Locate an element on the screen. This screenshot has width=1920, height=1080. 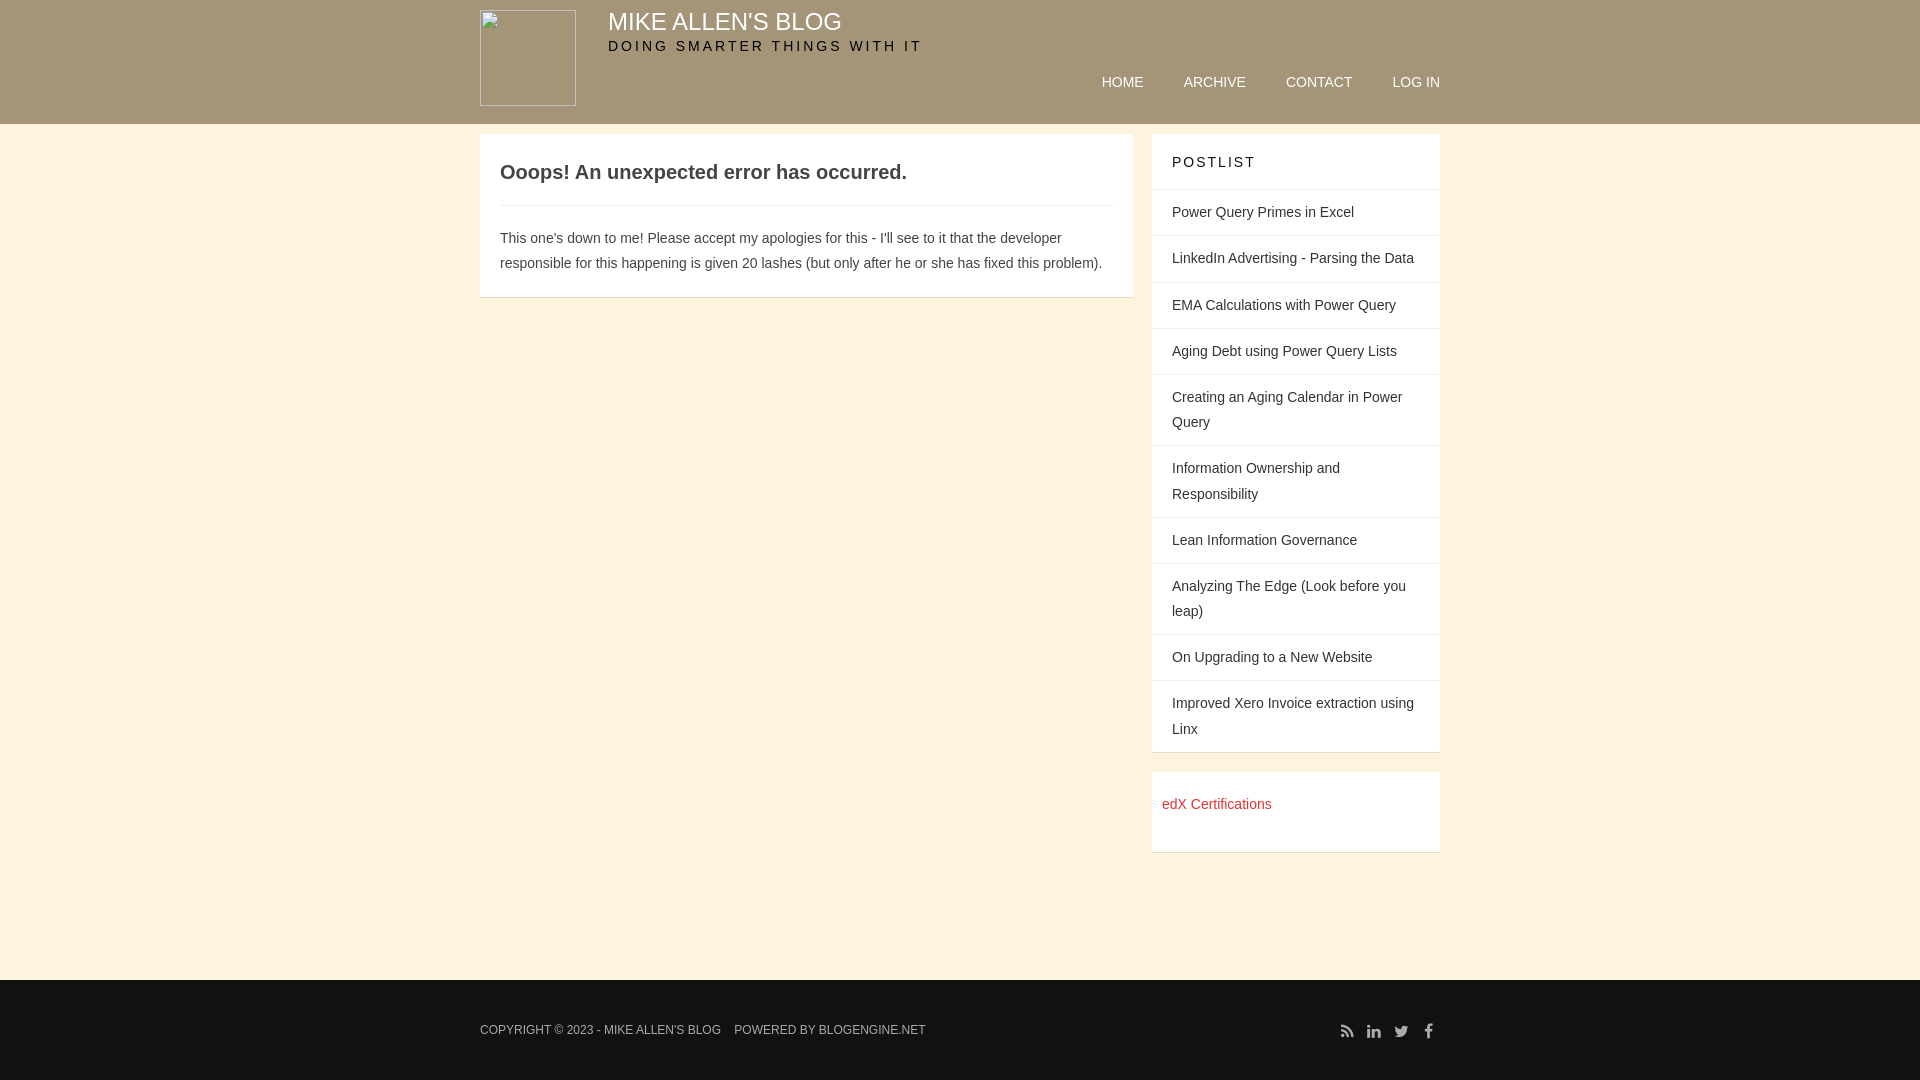
'Lean Information Governance' is located at coordinates (1296, 540).